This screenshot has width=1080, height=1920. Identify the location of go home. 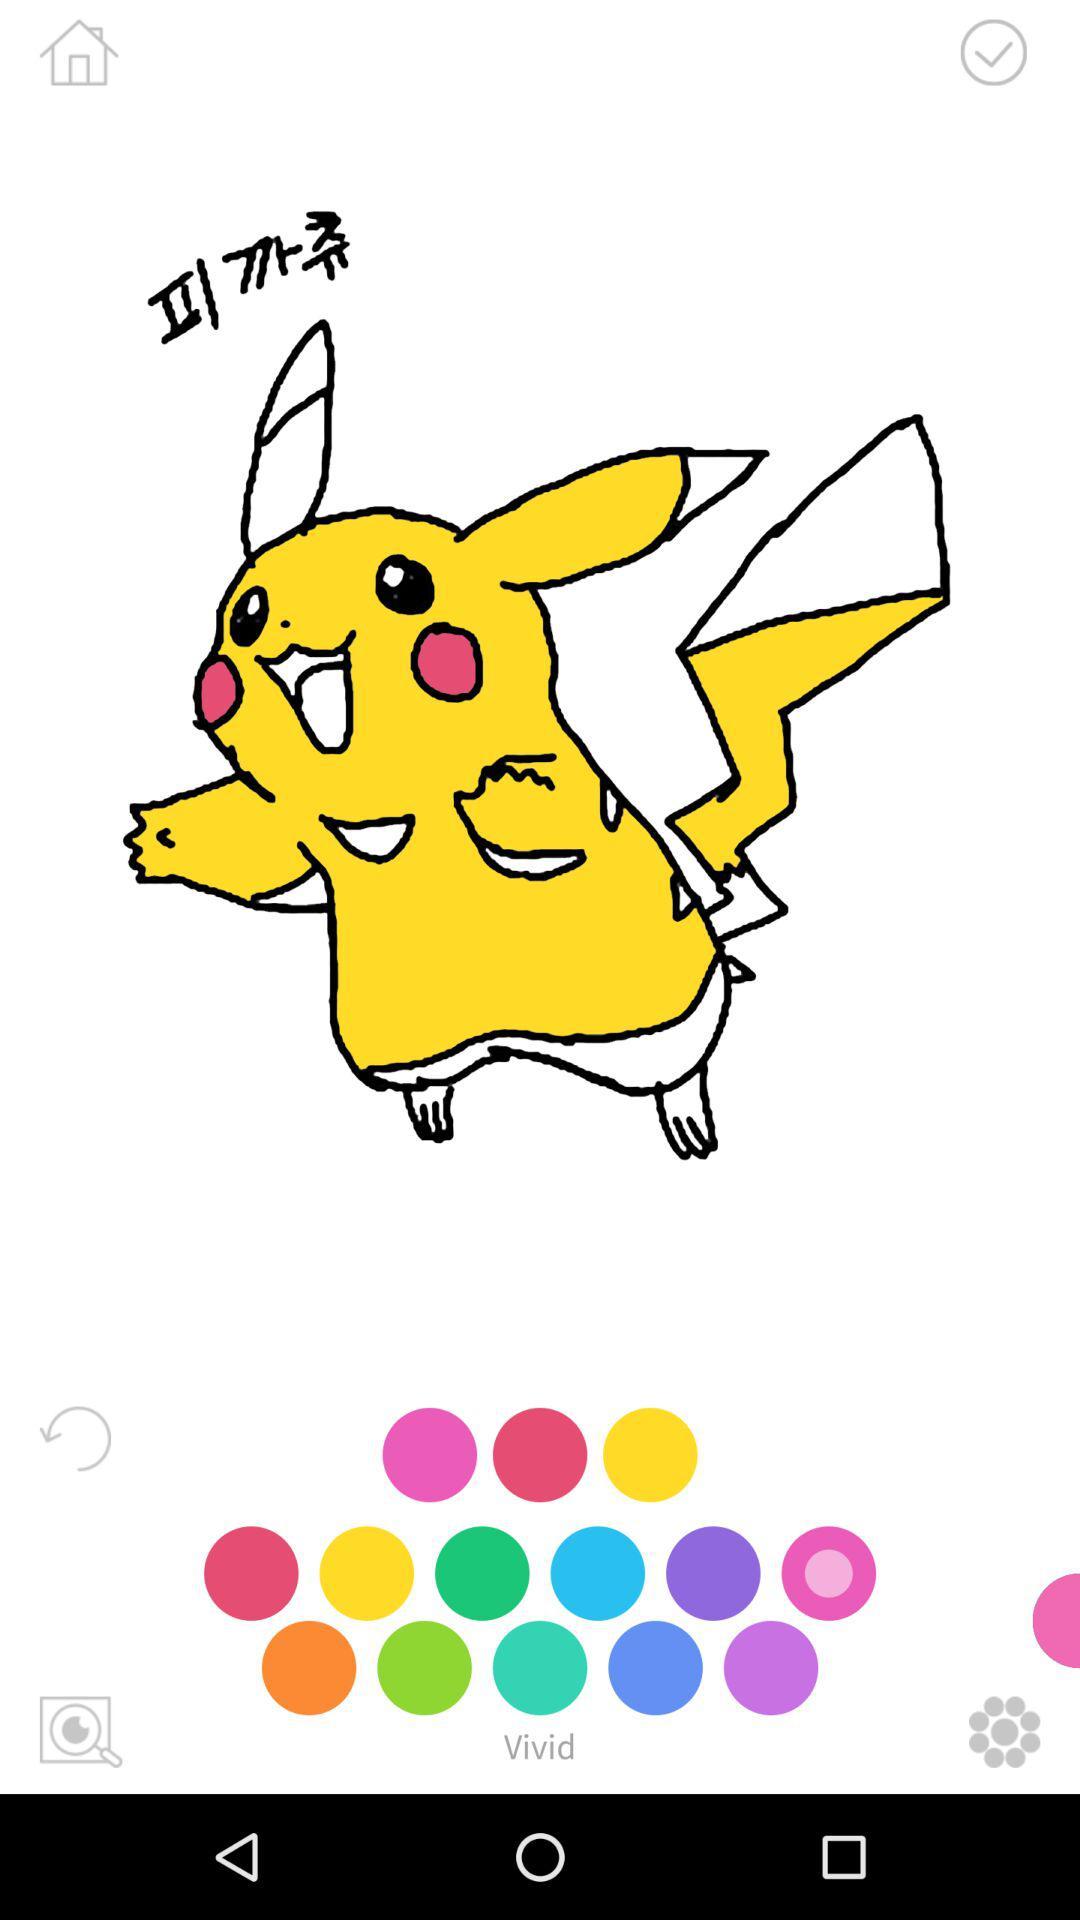
(78, 52).